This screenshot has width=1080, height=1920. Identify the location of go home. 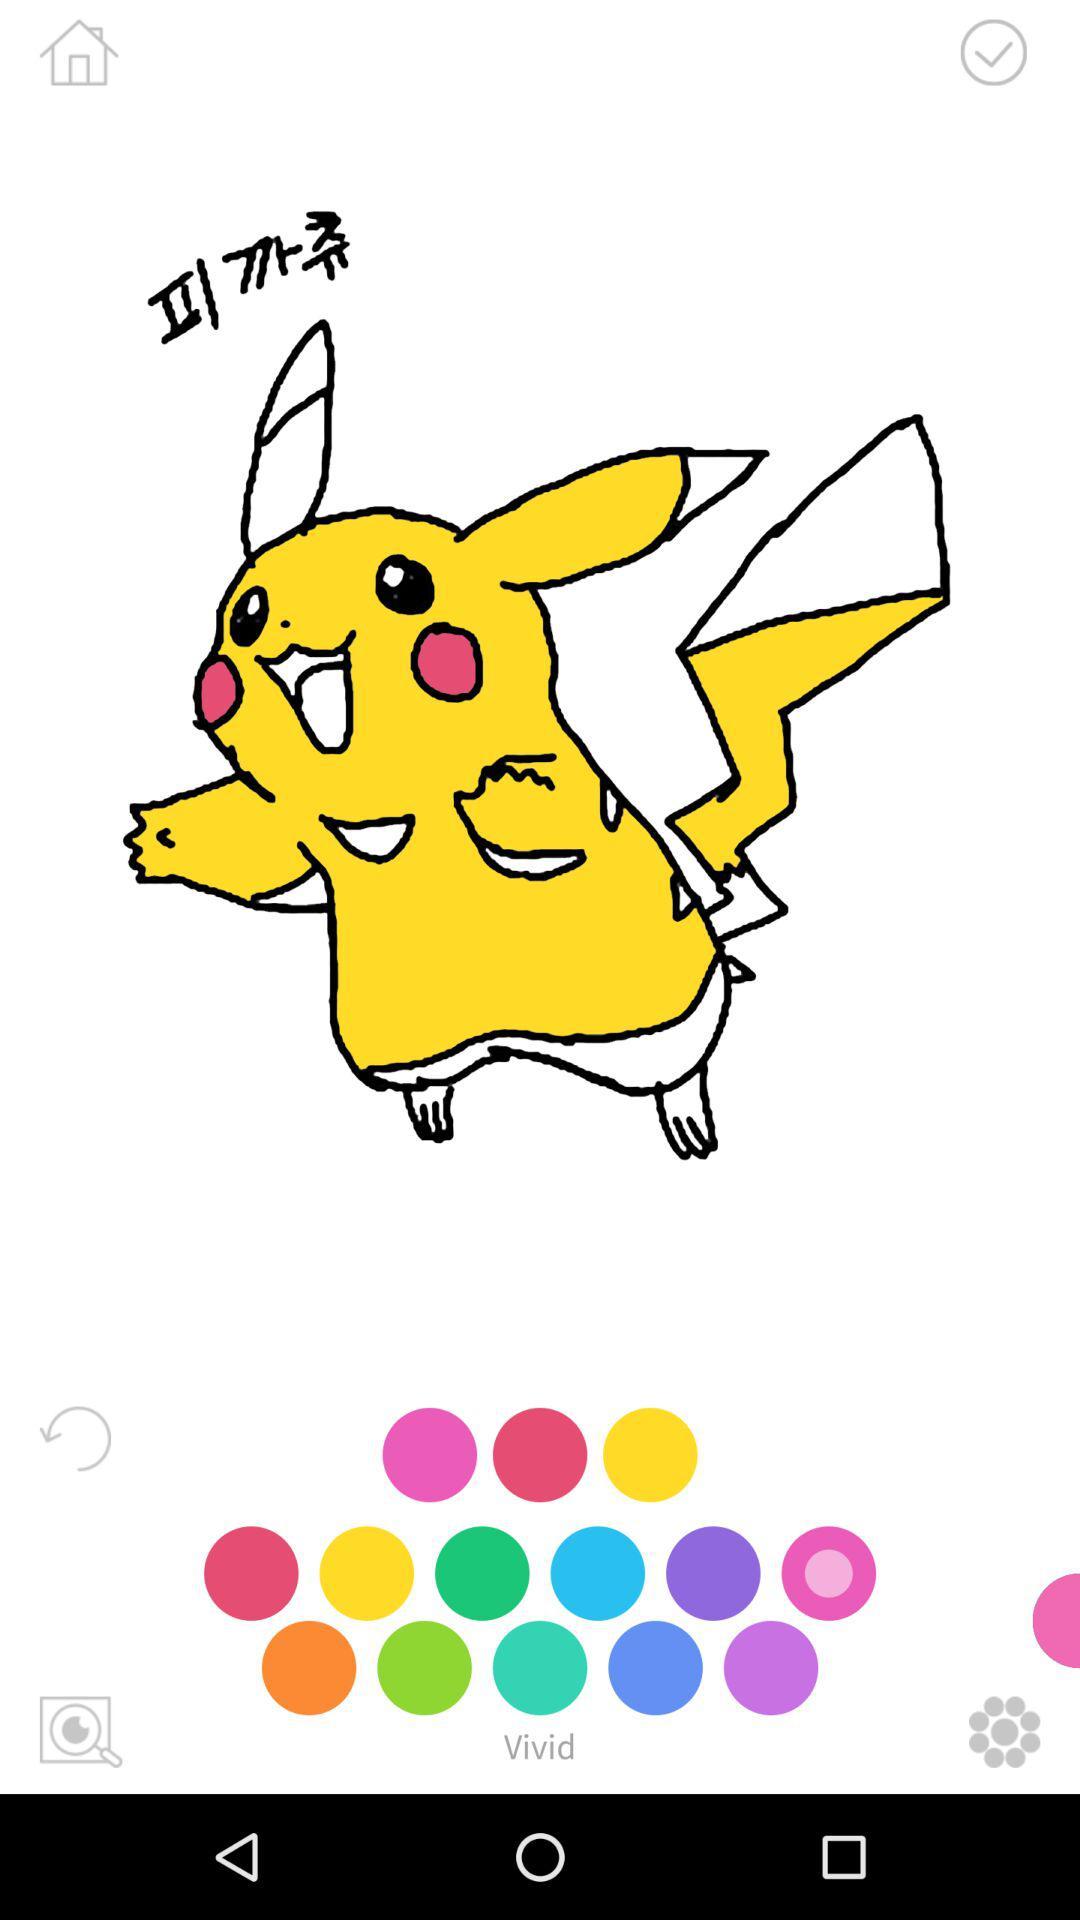
(78, 52).